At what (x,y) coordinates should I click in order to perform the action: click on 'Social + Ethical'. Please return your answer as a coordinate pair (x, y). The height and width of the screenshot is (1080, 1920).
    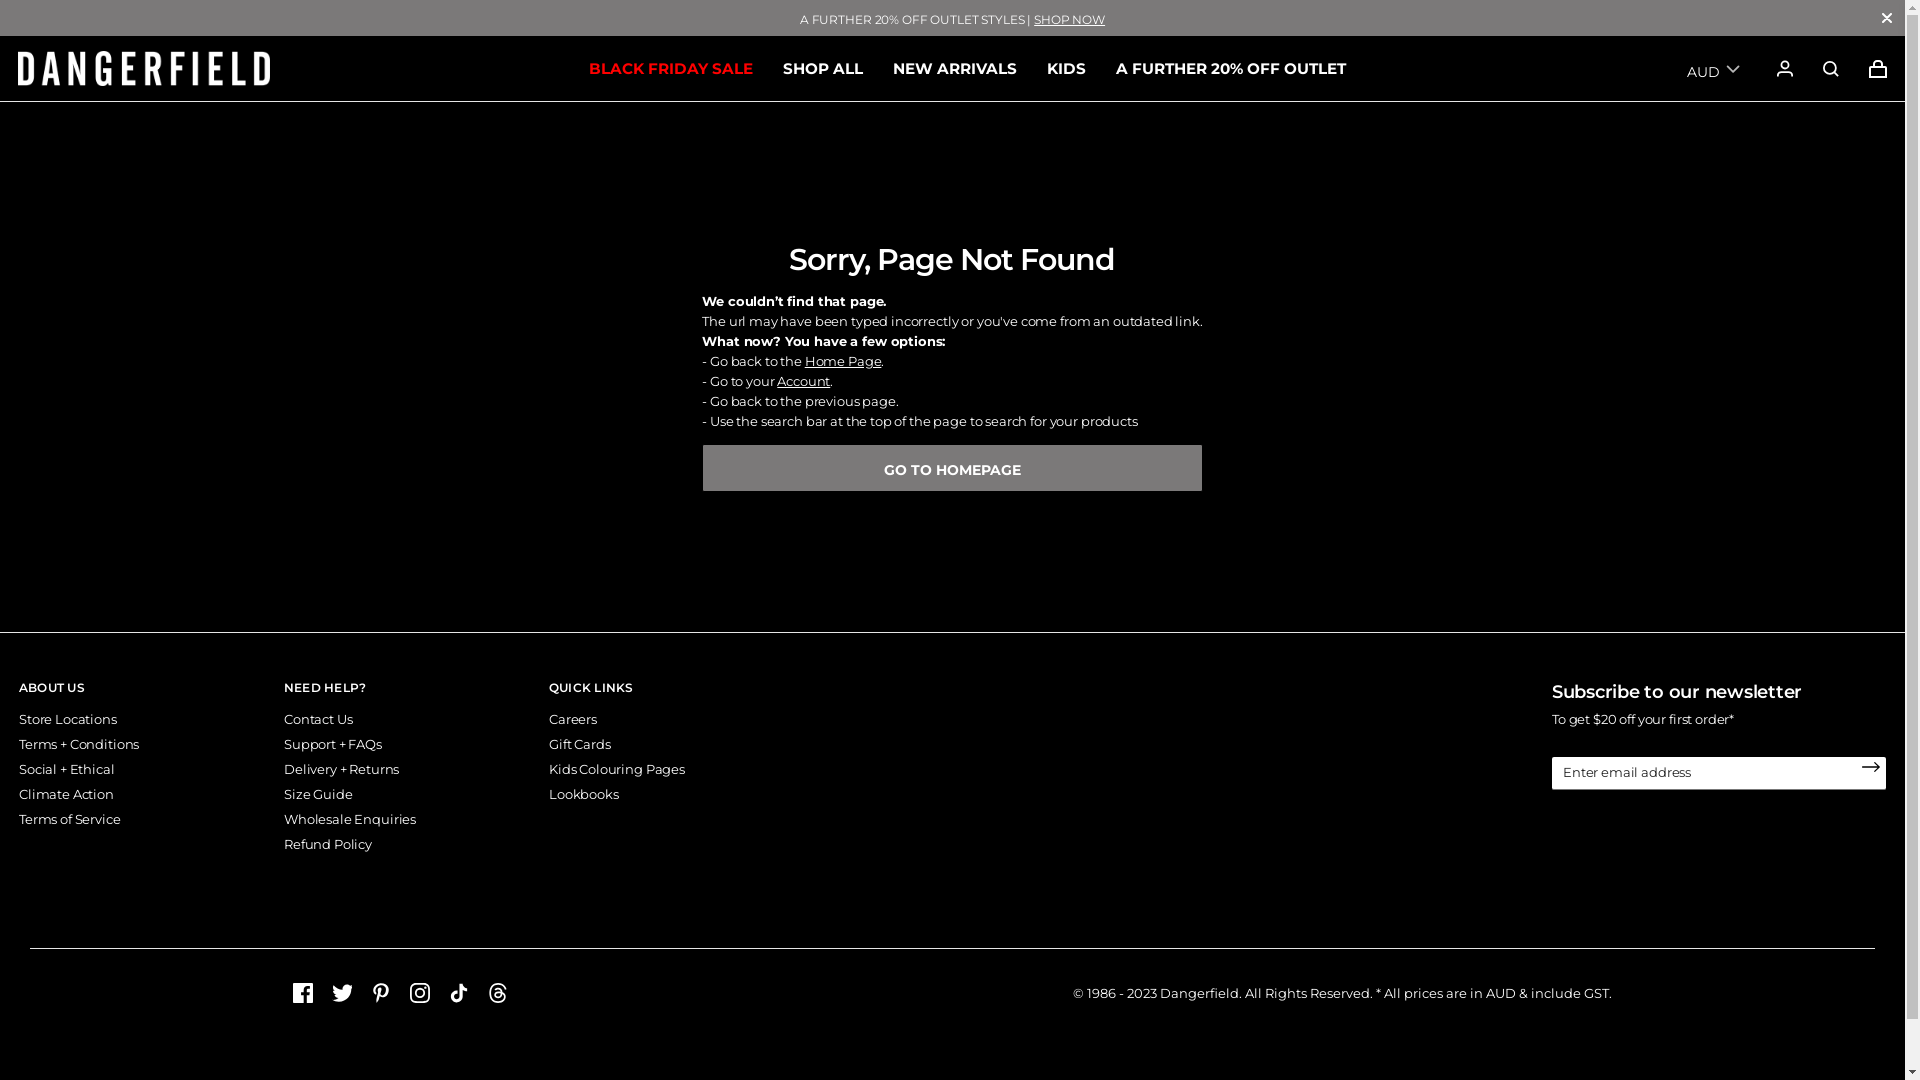
    Looking at the image, I should click on (67, 767).